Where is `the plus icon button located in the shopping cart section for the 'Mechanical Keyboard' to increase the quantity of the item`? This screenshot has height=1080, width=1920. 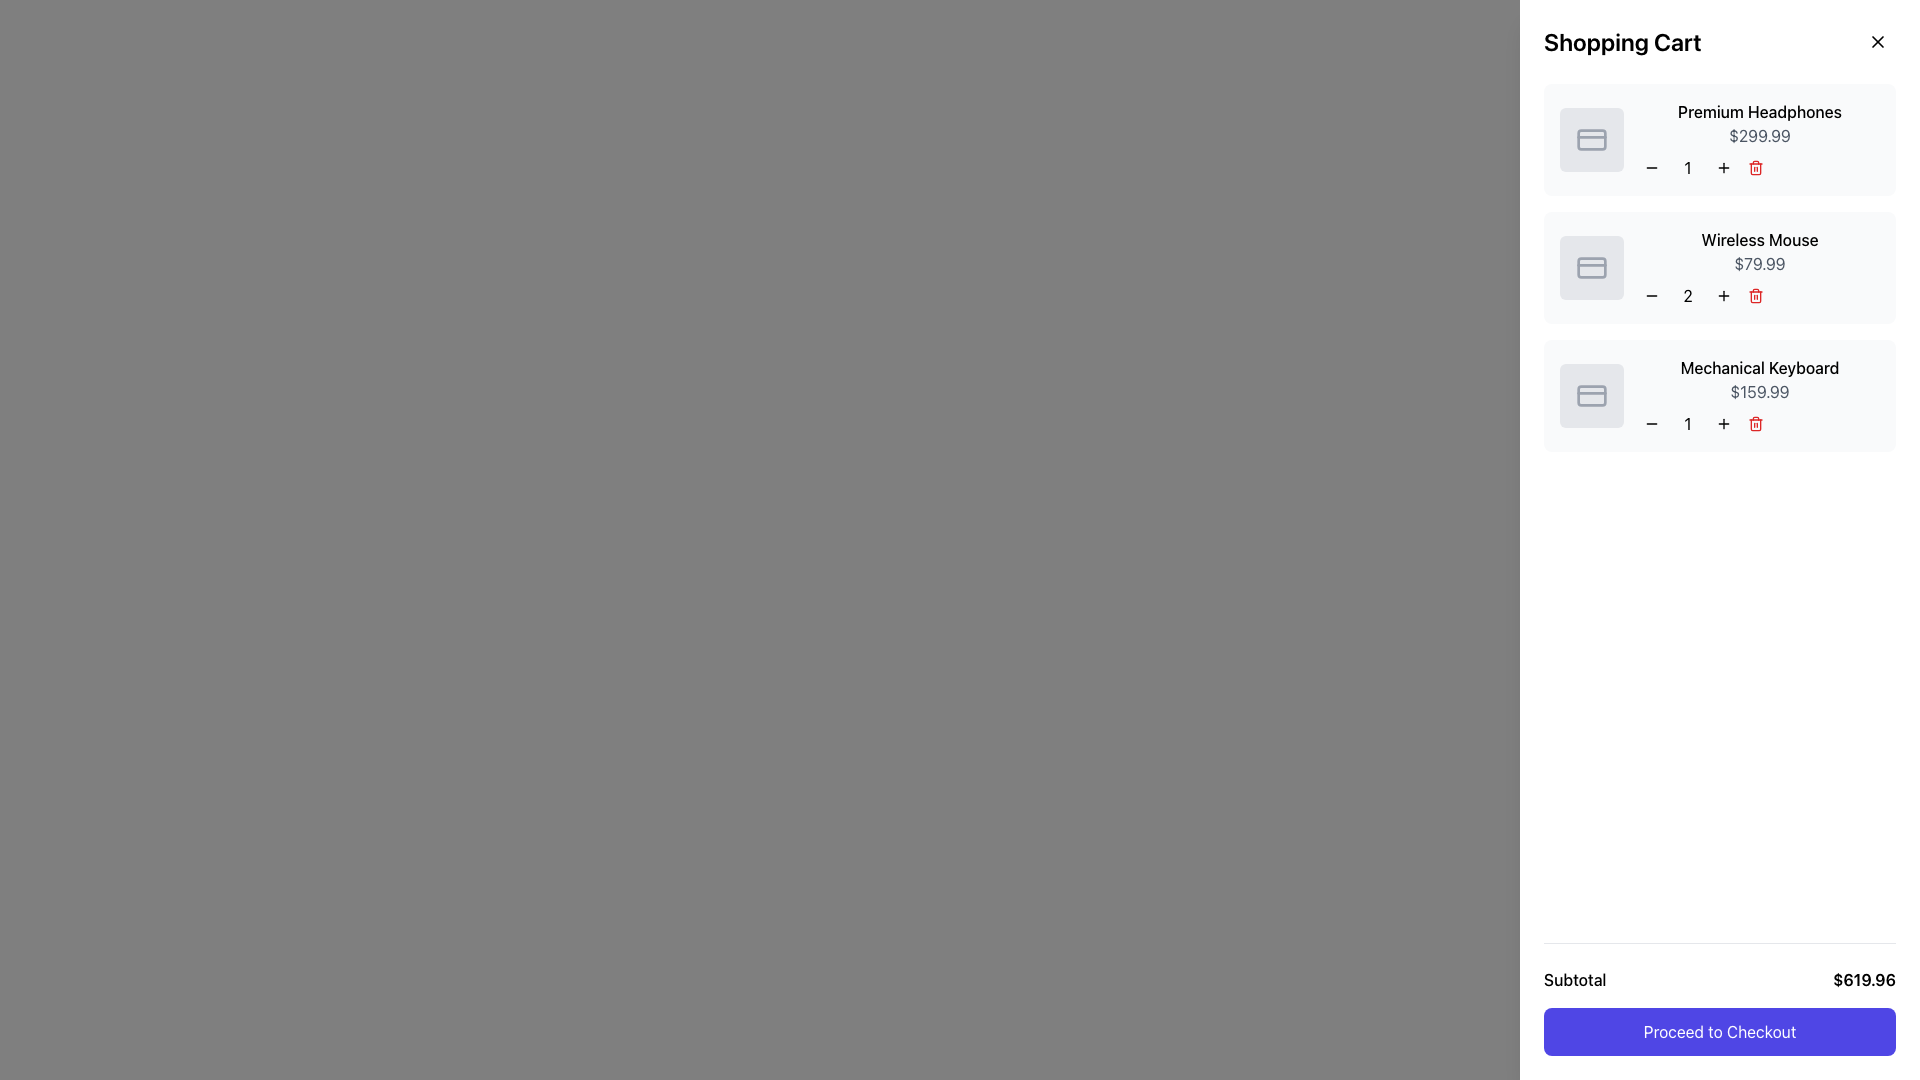
the plus icon button located in the shopping cart section for the 'Mechanical Keyboard' to increase the quantity of the item is located at coordinates (1722, 423).